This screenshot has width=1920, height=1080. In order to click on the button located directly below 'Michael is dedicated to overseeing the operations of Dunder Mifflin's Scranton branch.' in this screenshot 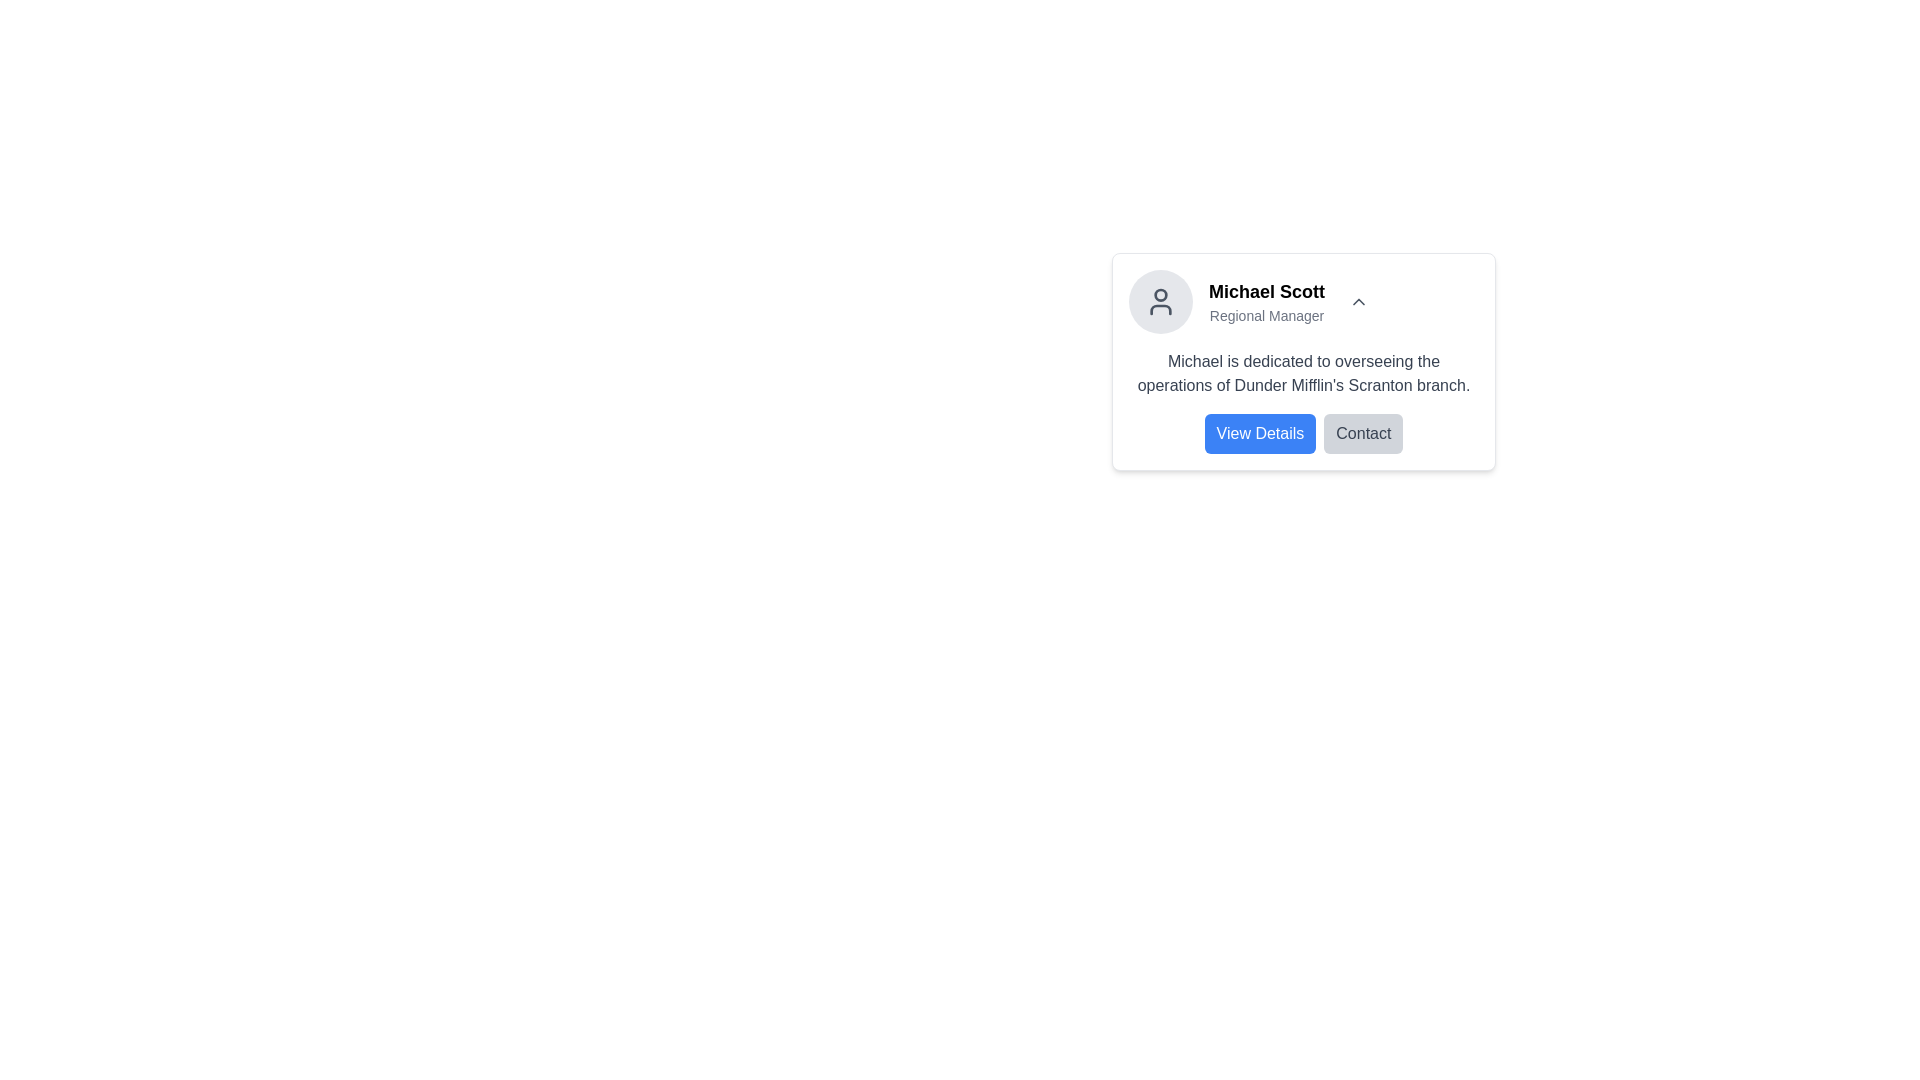, I will do `click(1304, 433)`.